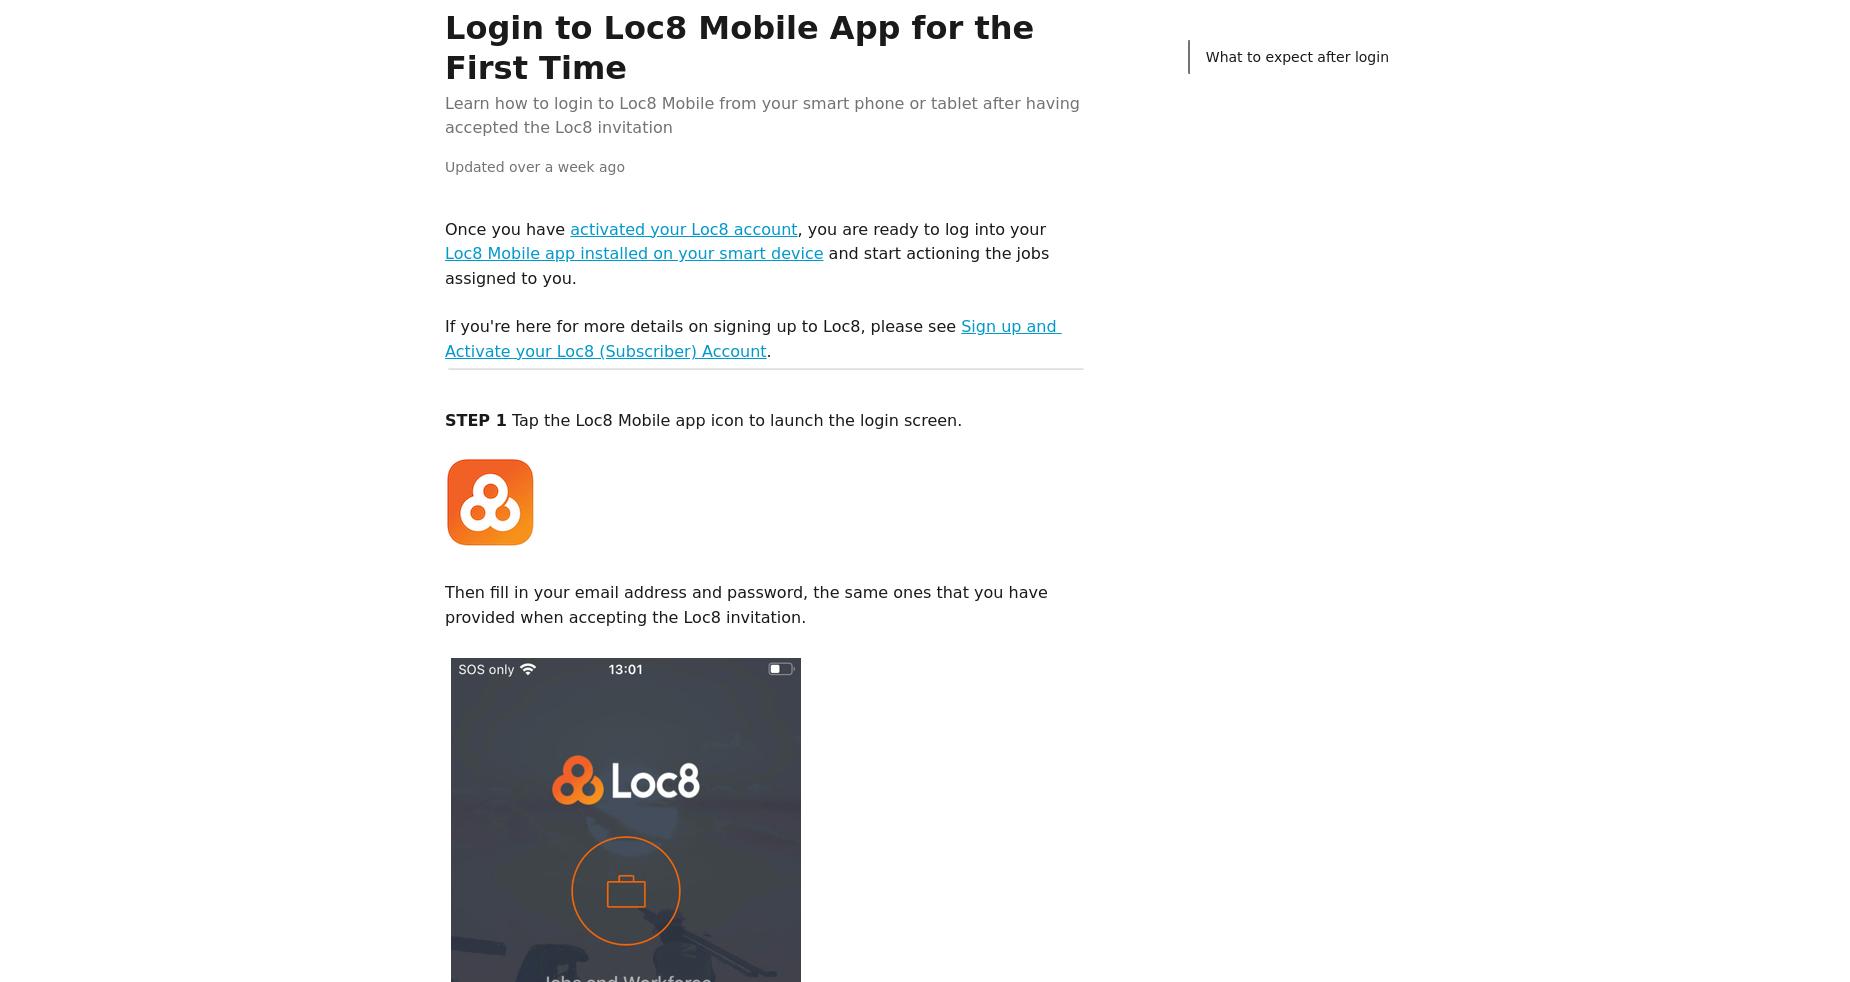  What do you see at coordinates (683, 227) in the screenshot?
I see `'activated your Loc8 account'` at bounding box center [683, 227].